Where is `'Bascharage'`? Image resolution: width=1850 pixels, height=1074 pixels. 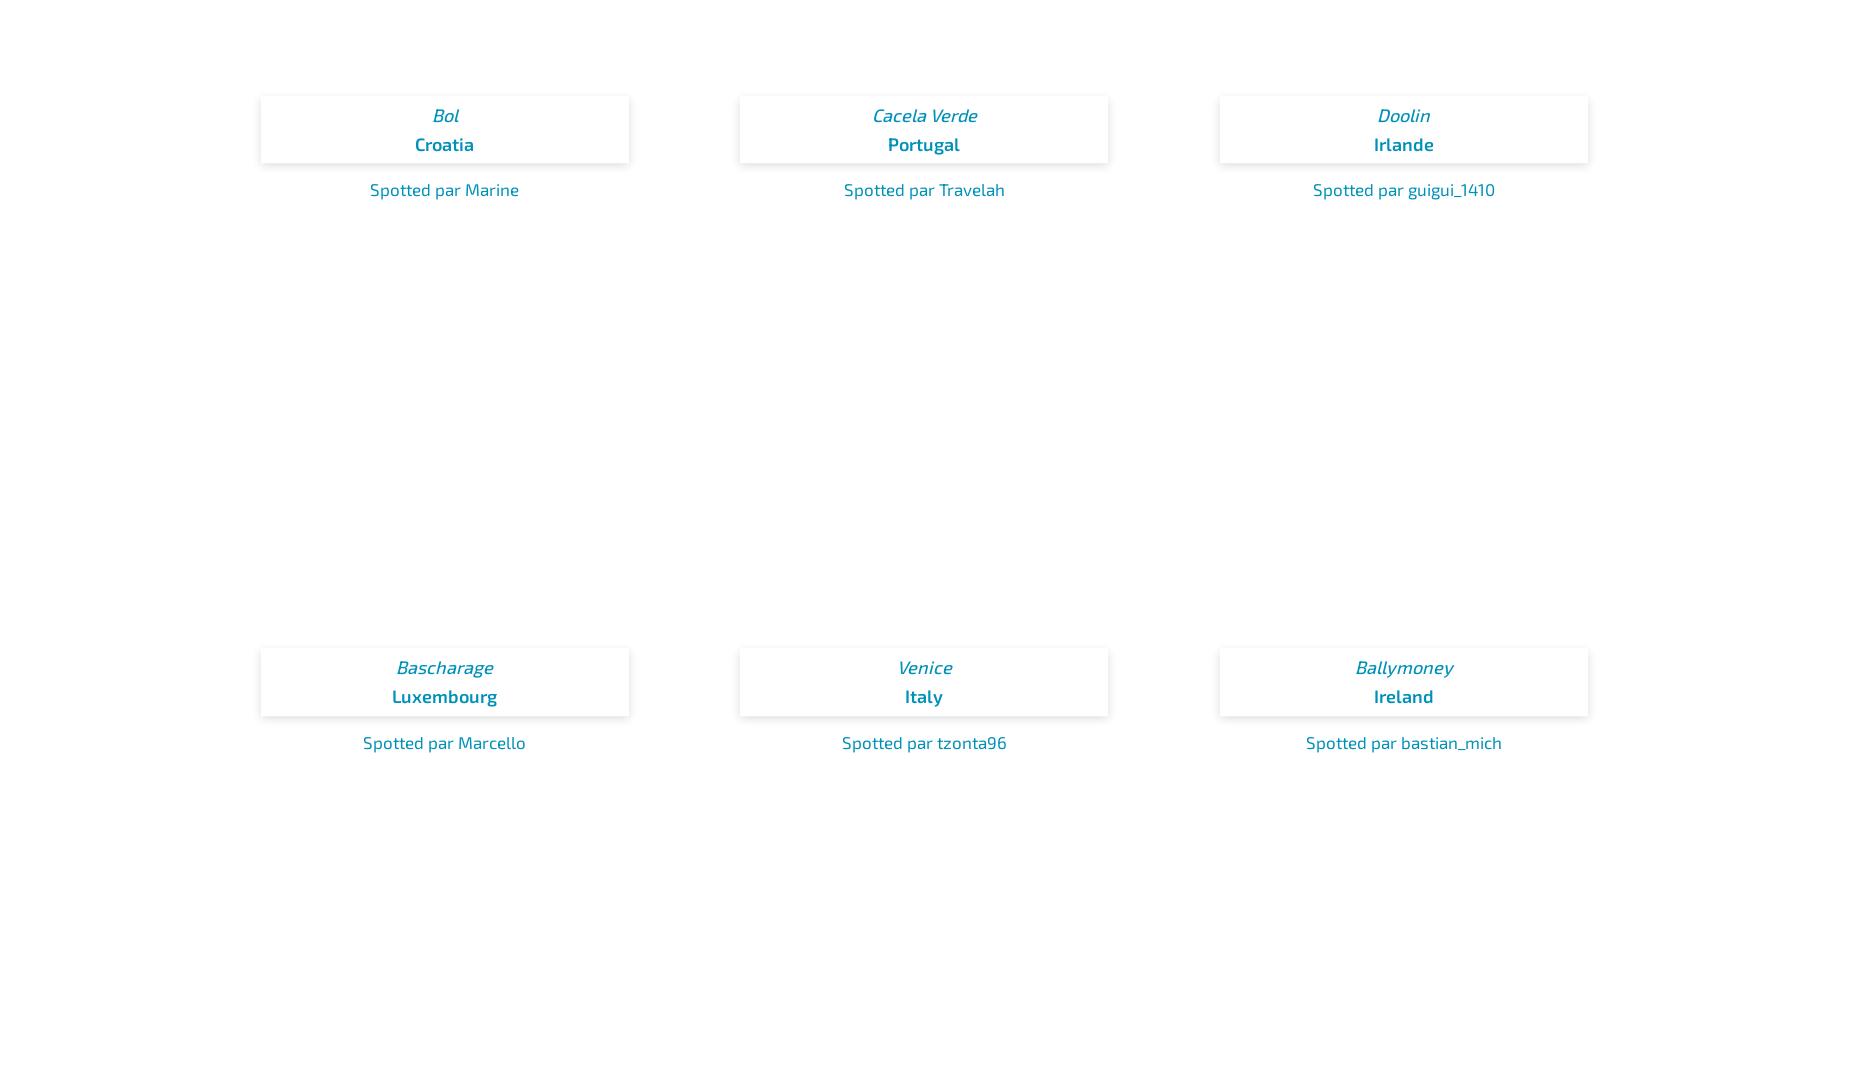
'Bascharage' is located at coordinates (443, 665).